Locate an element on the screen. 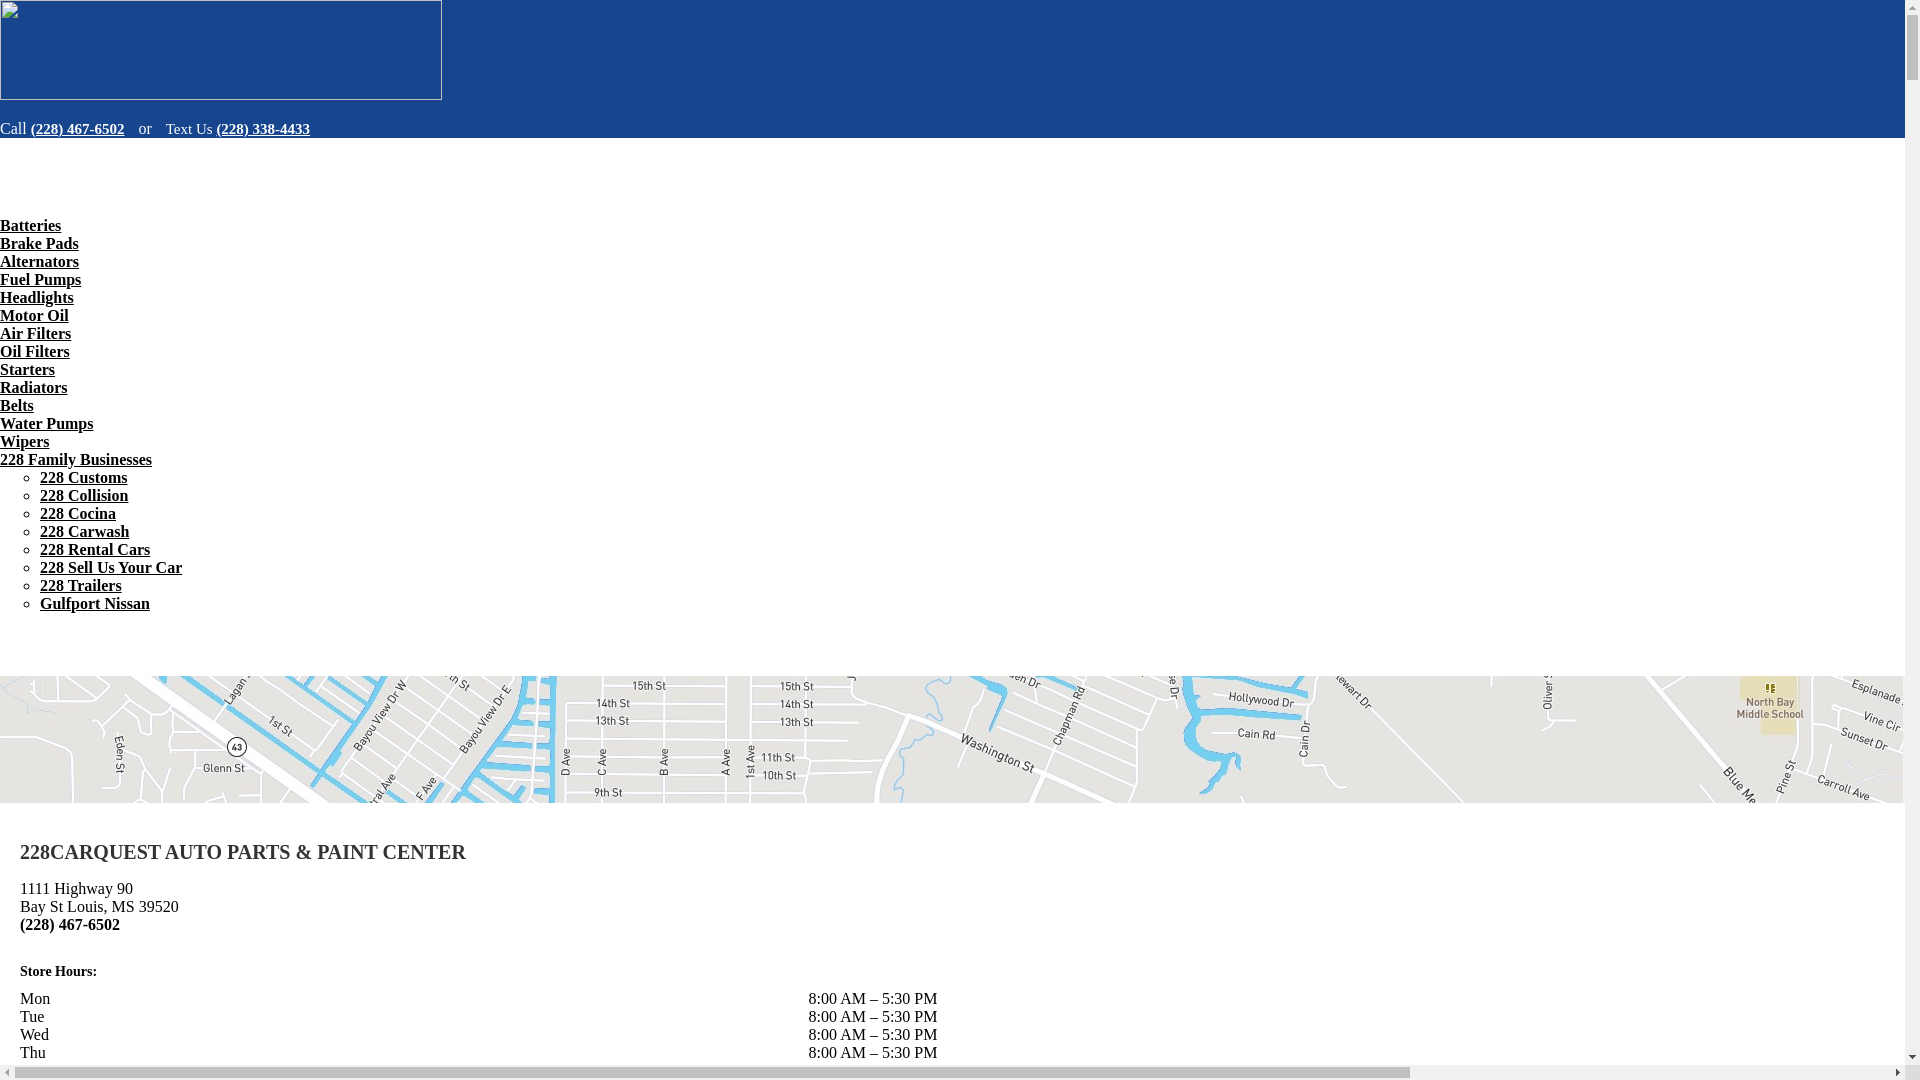 Image resolution: width=1920 pixels, height=1080 pixels. 'Starters' is located at coordinates (27, 369).